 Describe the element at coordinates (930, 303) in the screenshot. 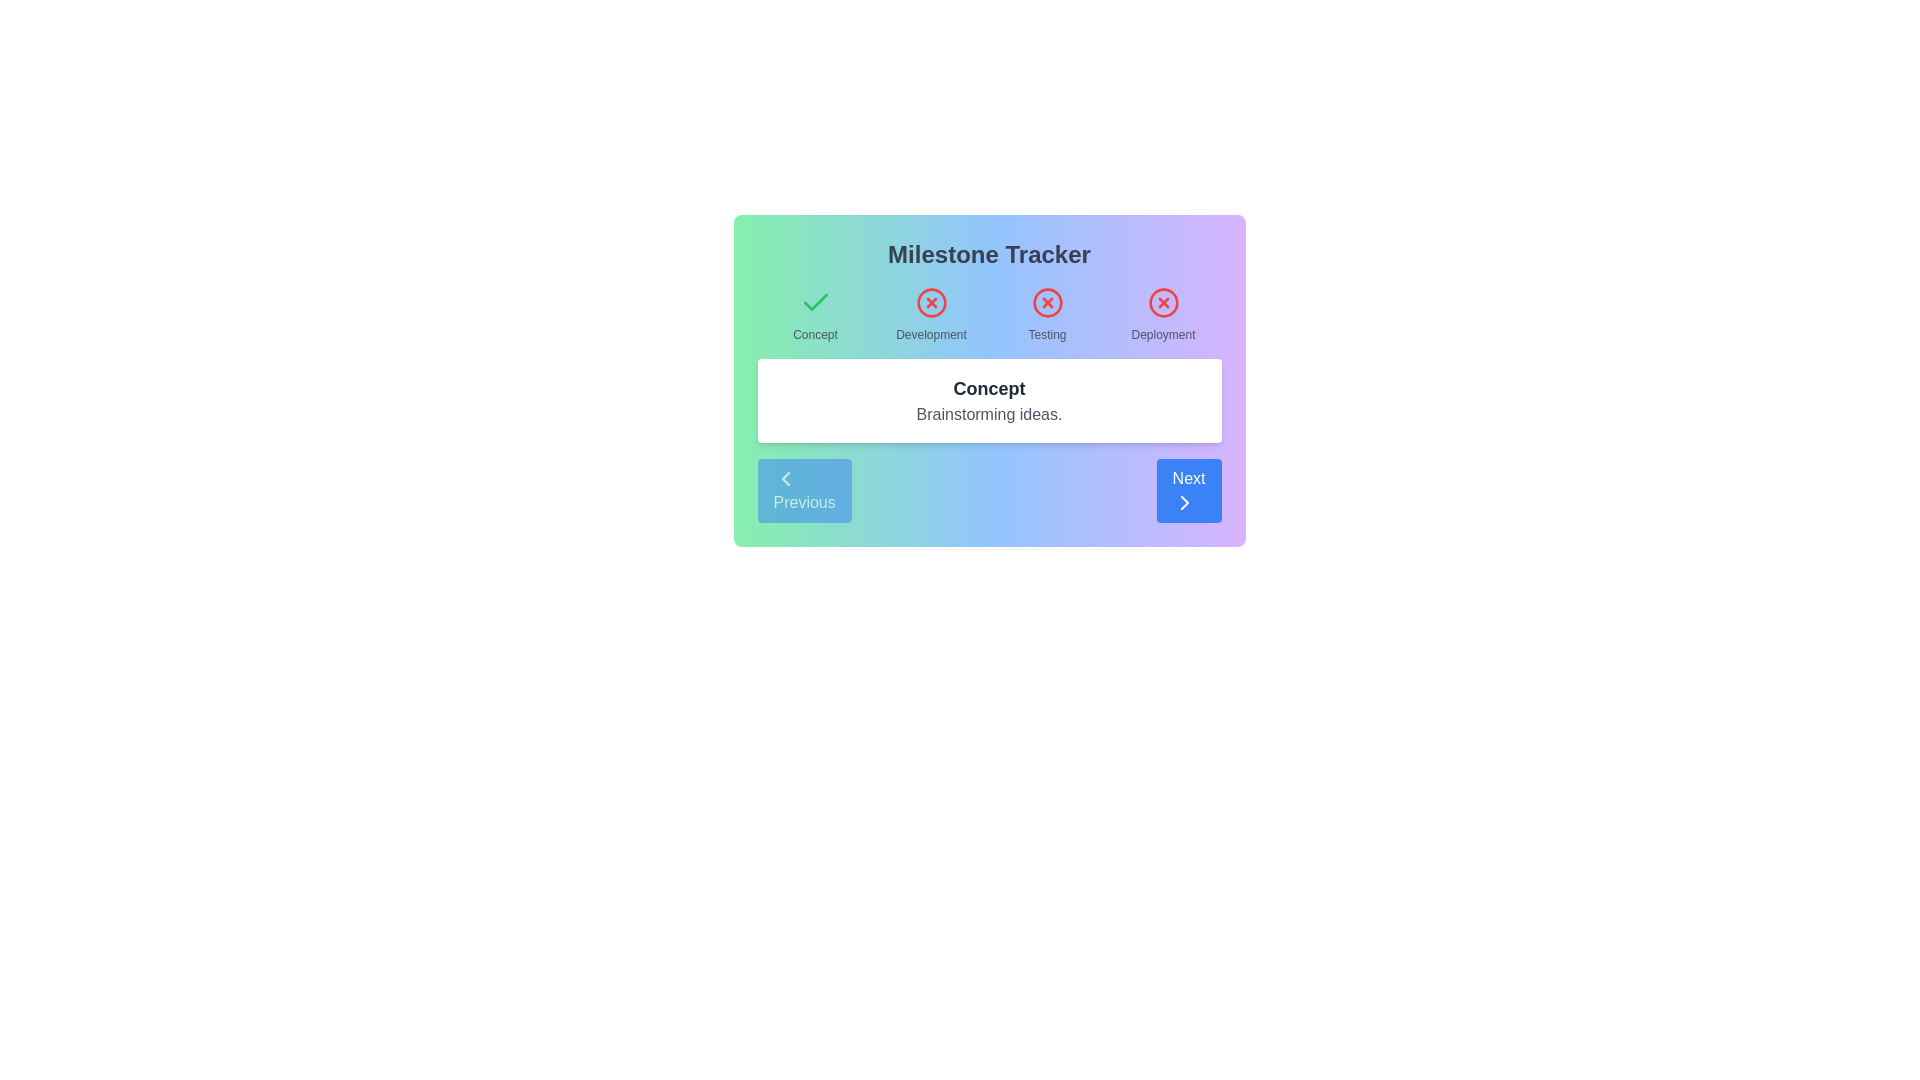

I see `the second icon representing the 'Development' milestone in the progress tracker interface` at that location.